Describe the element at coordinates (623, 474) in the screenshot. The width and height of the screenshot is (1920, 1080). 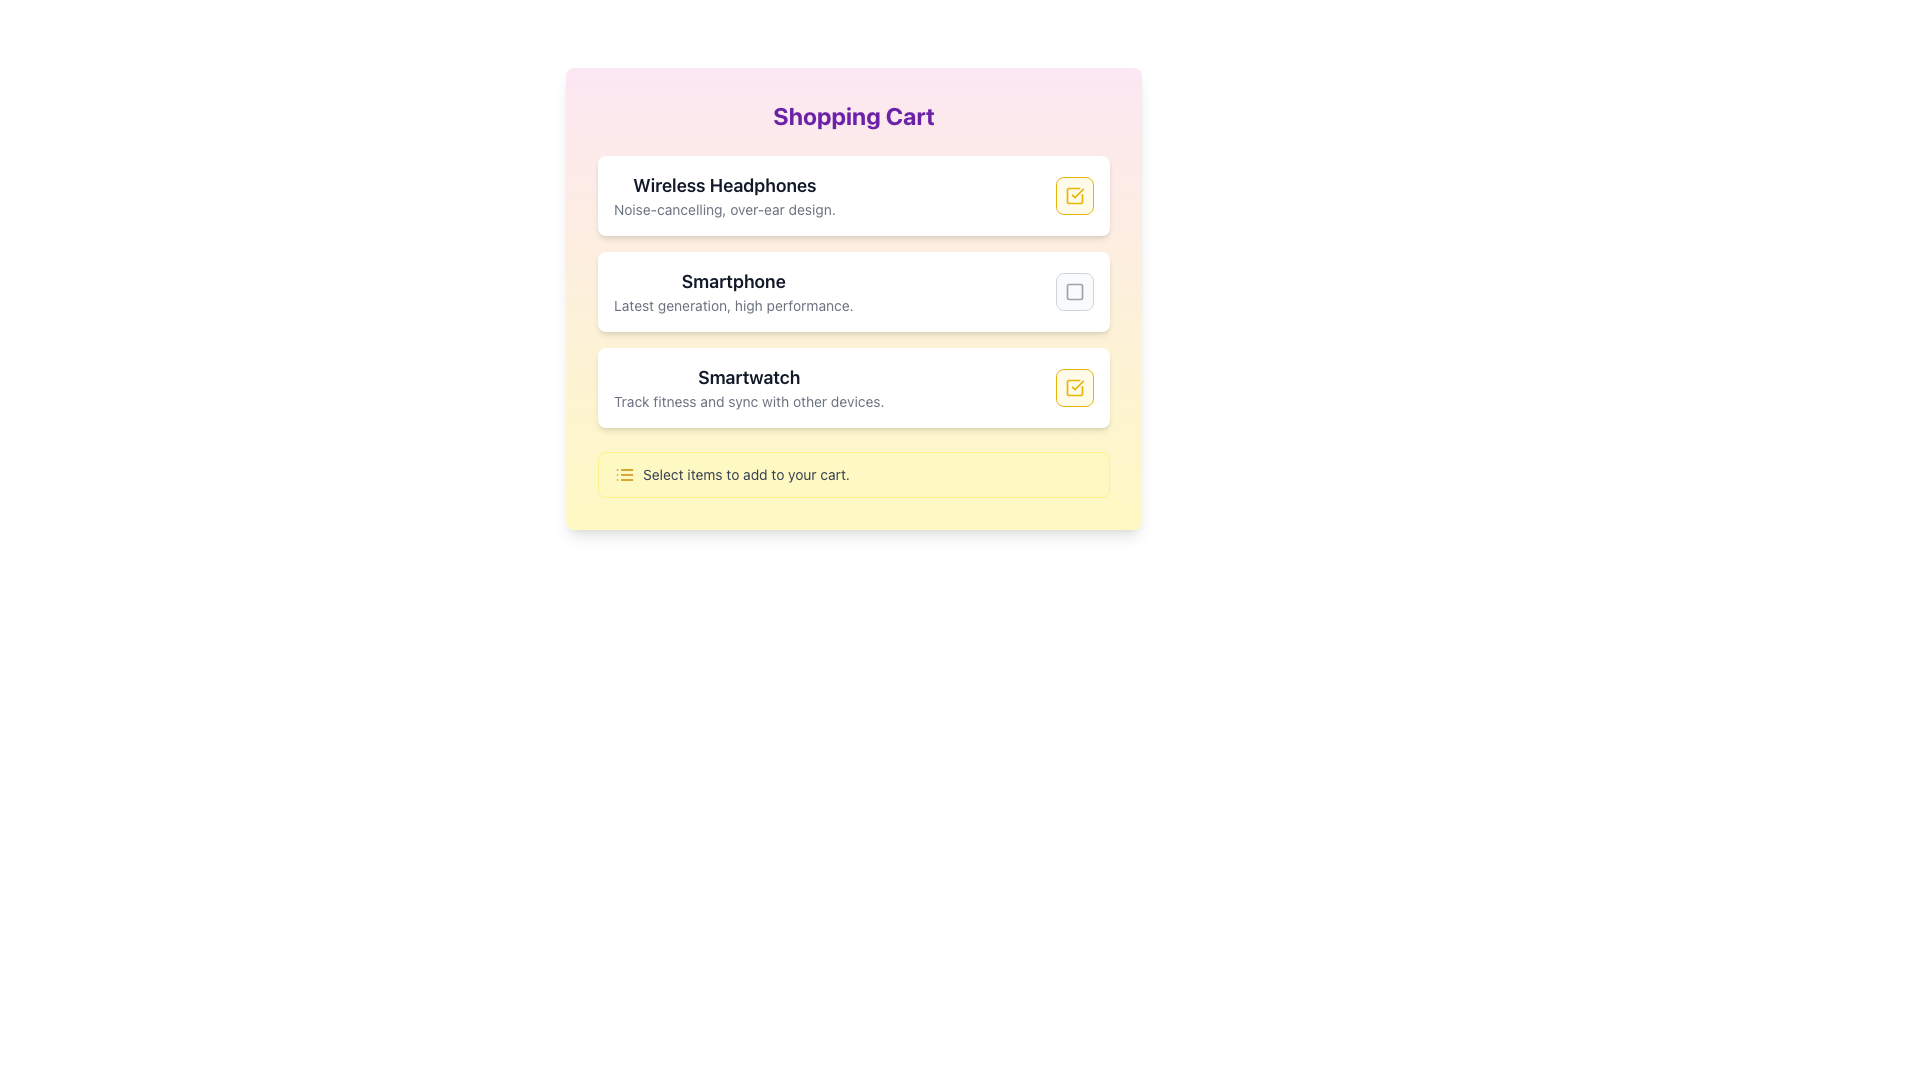
I see `the list icon located on the left side within a yellow-highlighted box near the bottom of the visible interface, adjacent to the instructional text` at that location.